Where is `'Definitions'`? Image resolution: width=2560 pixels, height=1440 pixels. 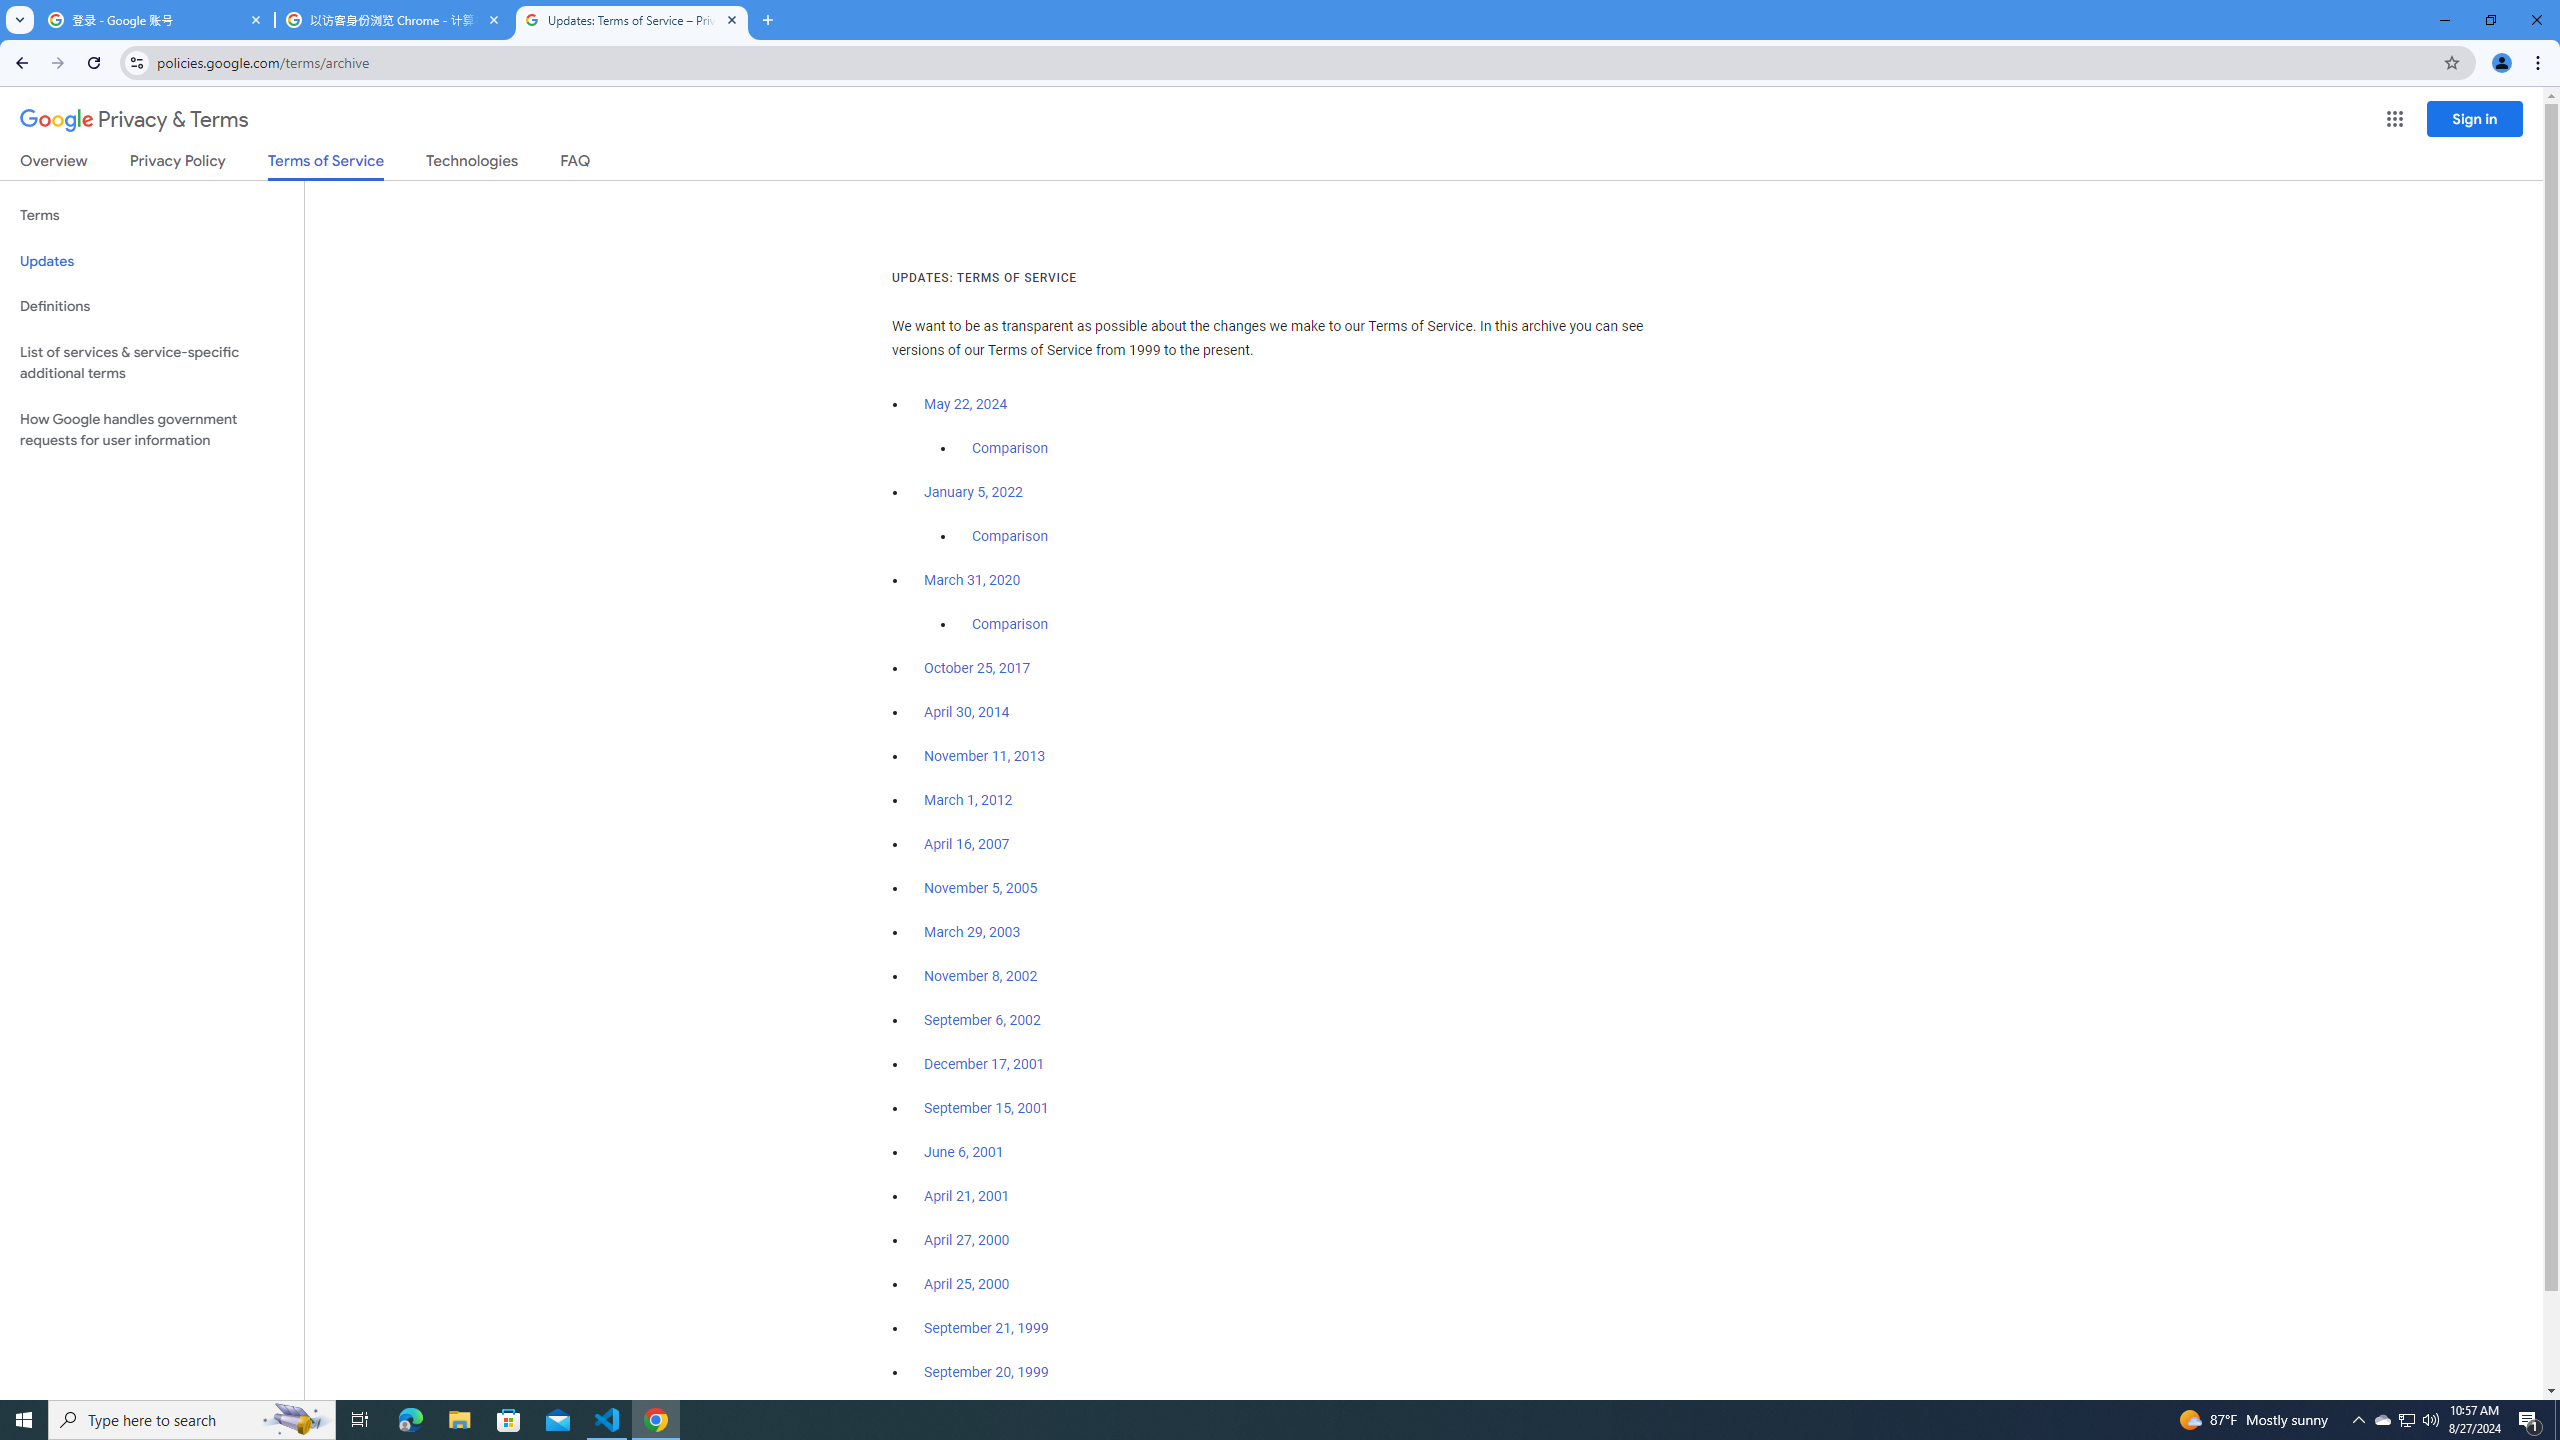
'Definitions' is located at coordinates (151, 306).